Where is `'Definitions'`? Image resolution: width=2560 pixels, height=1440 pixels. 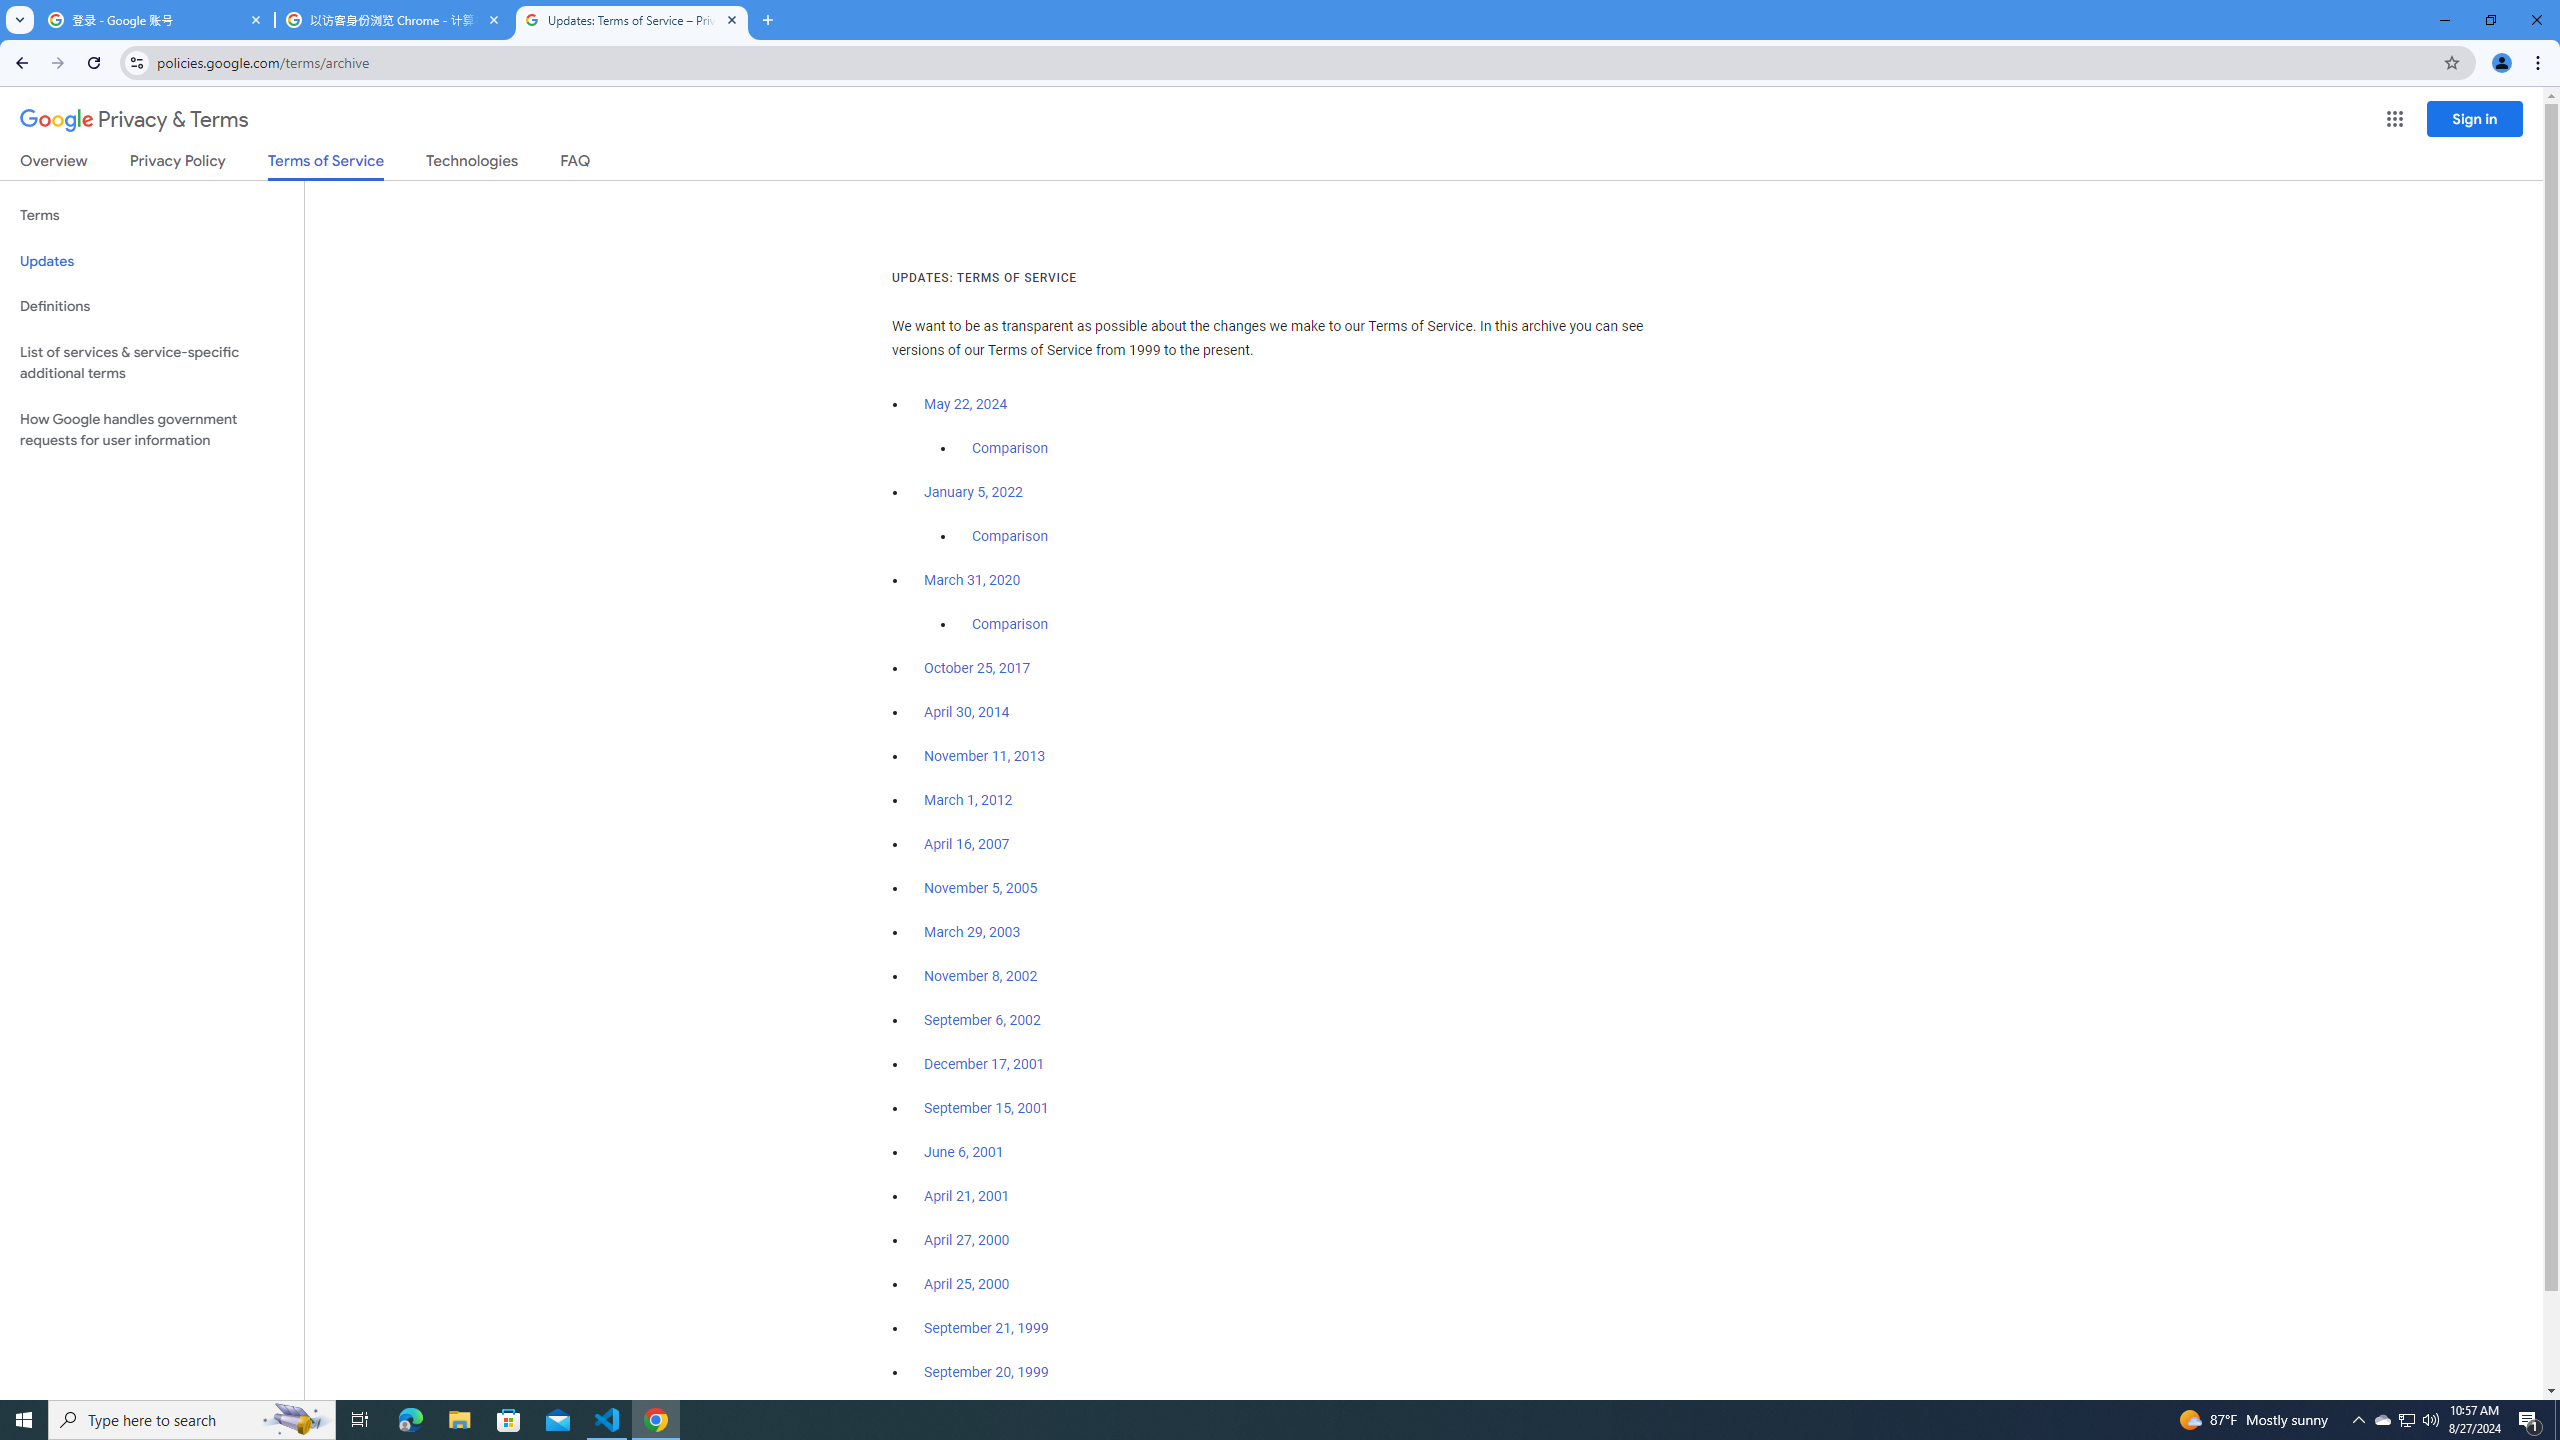
'Definitions' is located at coordinates (151, 306).